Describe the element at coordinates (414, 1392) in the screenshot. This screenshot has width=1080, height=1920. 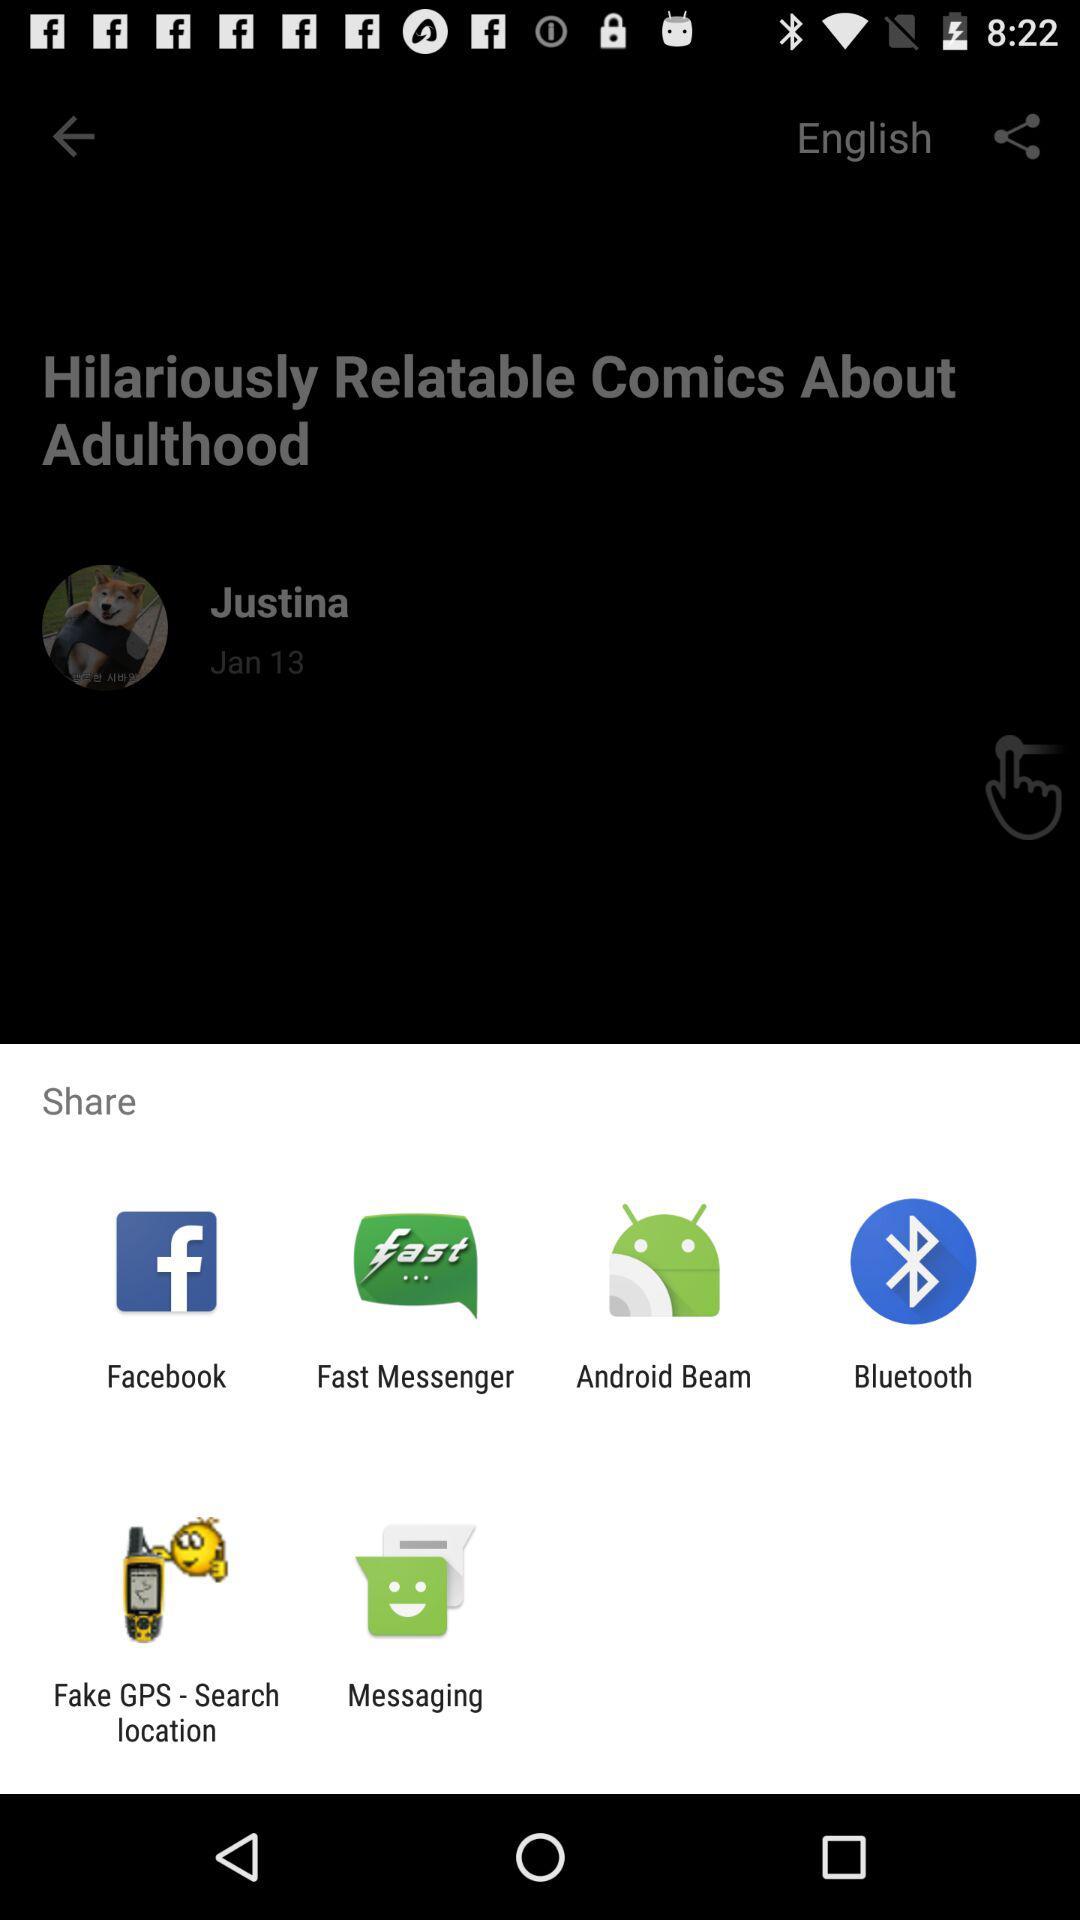
I see `icon next to facebook` at that location.